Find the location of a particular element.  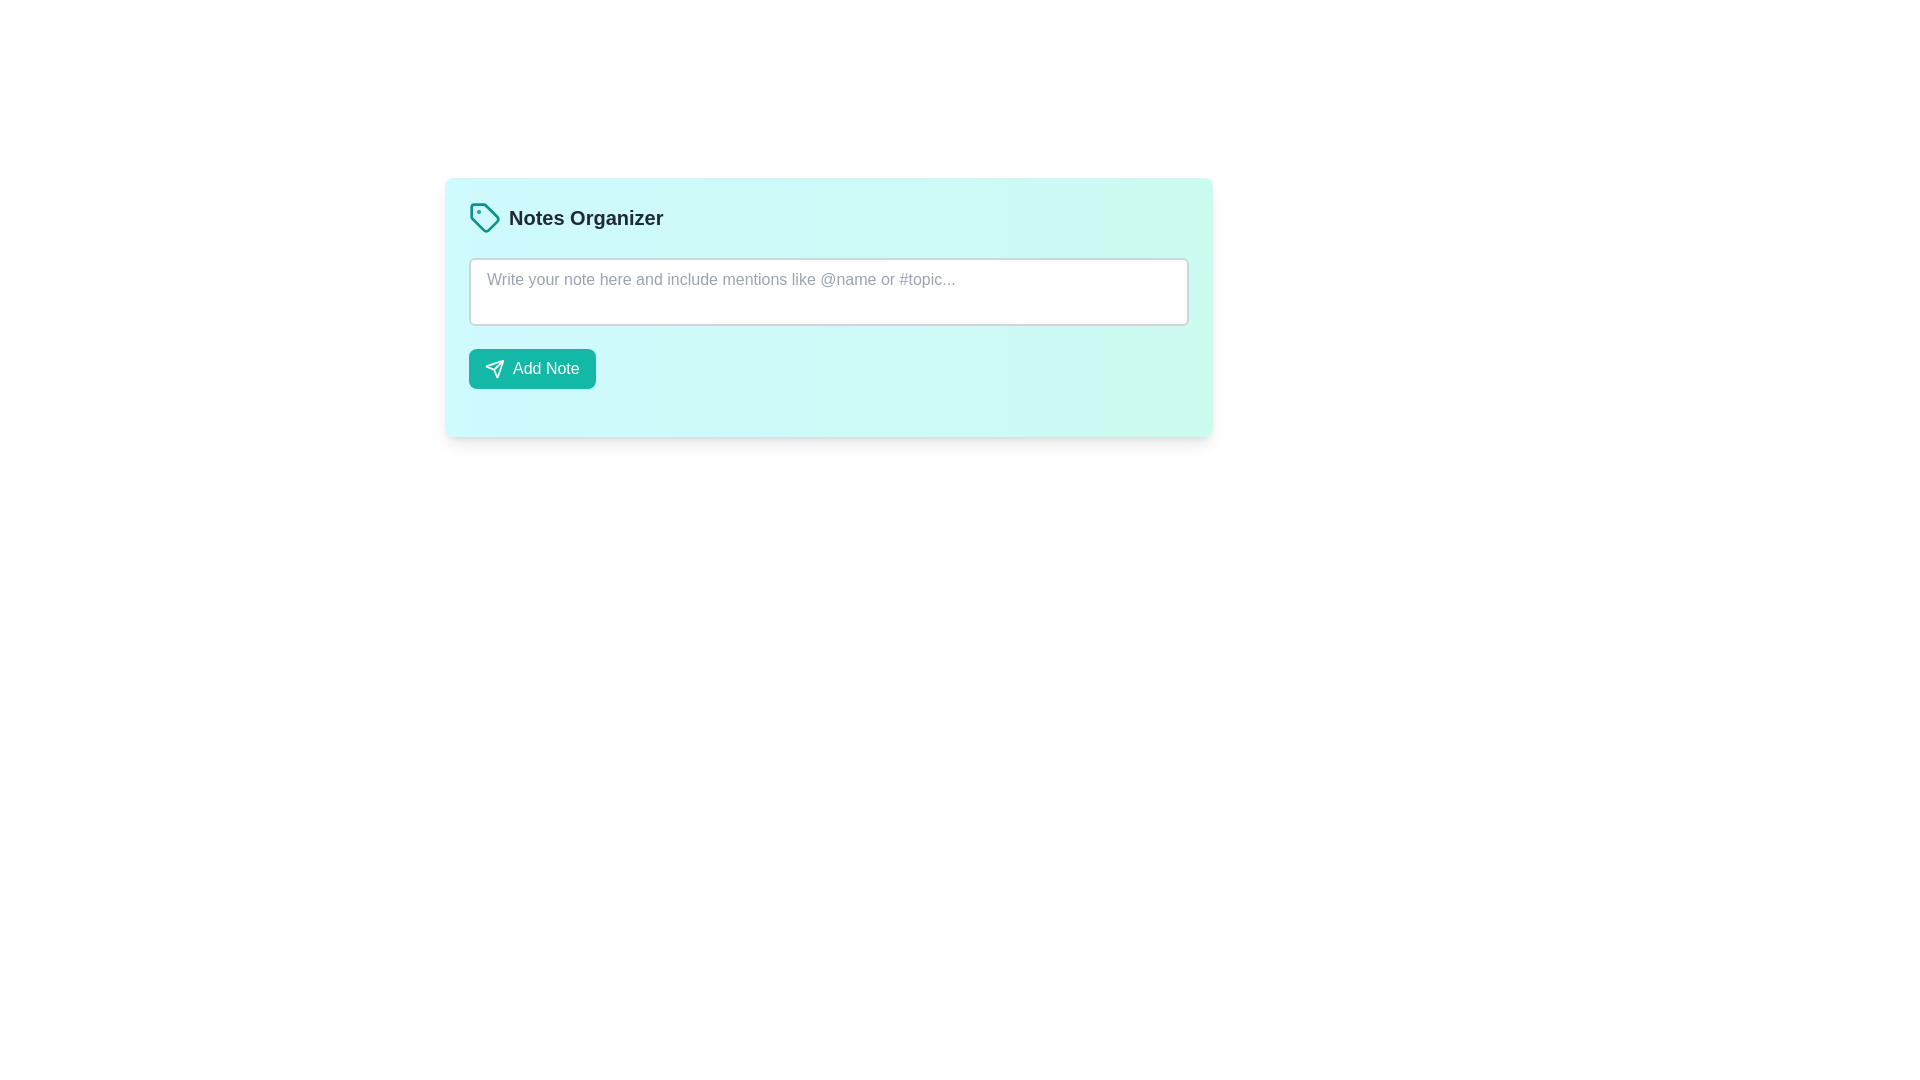

the Vector graphic icon located in the header of the notes organizer interface is located at coordinates (484, 218).